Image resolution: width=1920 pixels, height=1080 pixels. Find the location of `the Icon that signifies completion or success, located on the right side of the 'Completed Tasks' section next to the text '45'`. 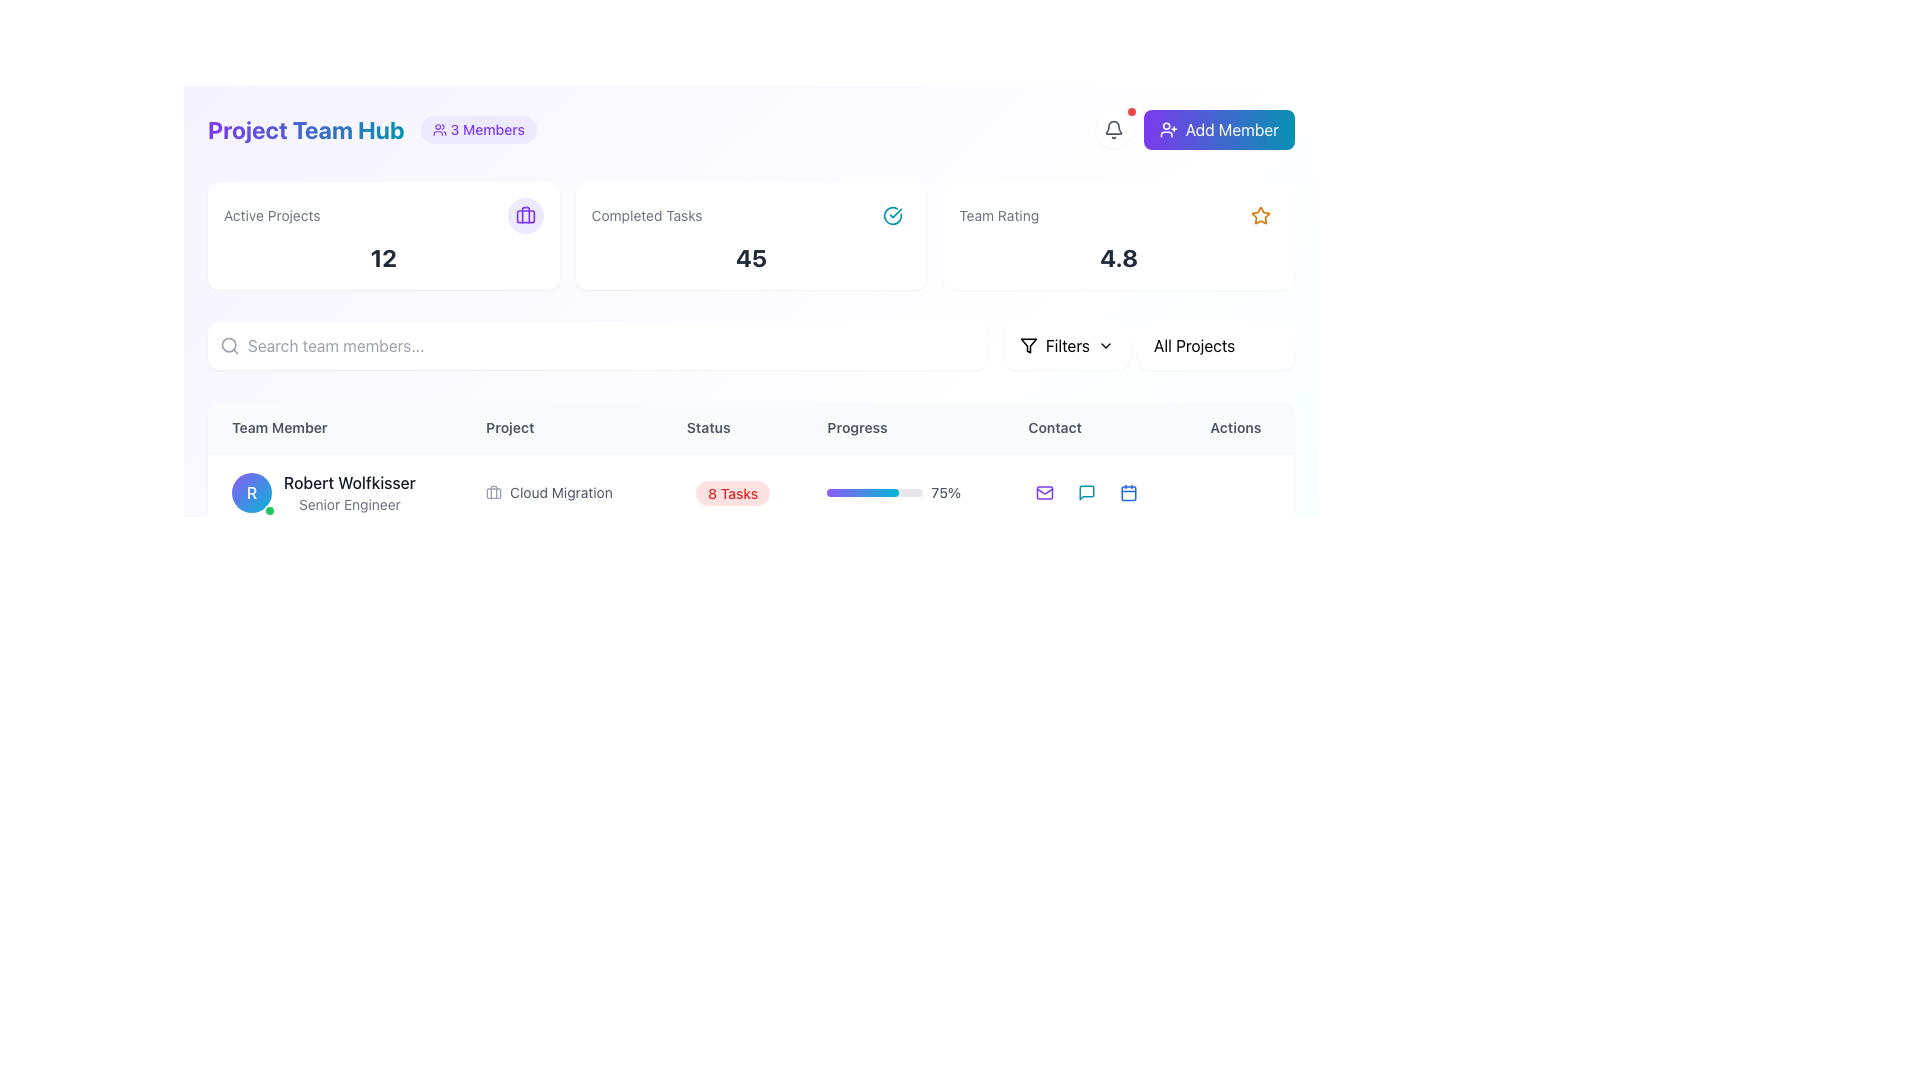

the Icon that signifies completion or success, located on the right side of the 'Completed Tasks' section next to the text '45' is located at coordinates (891, 216).